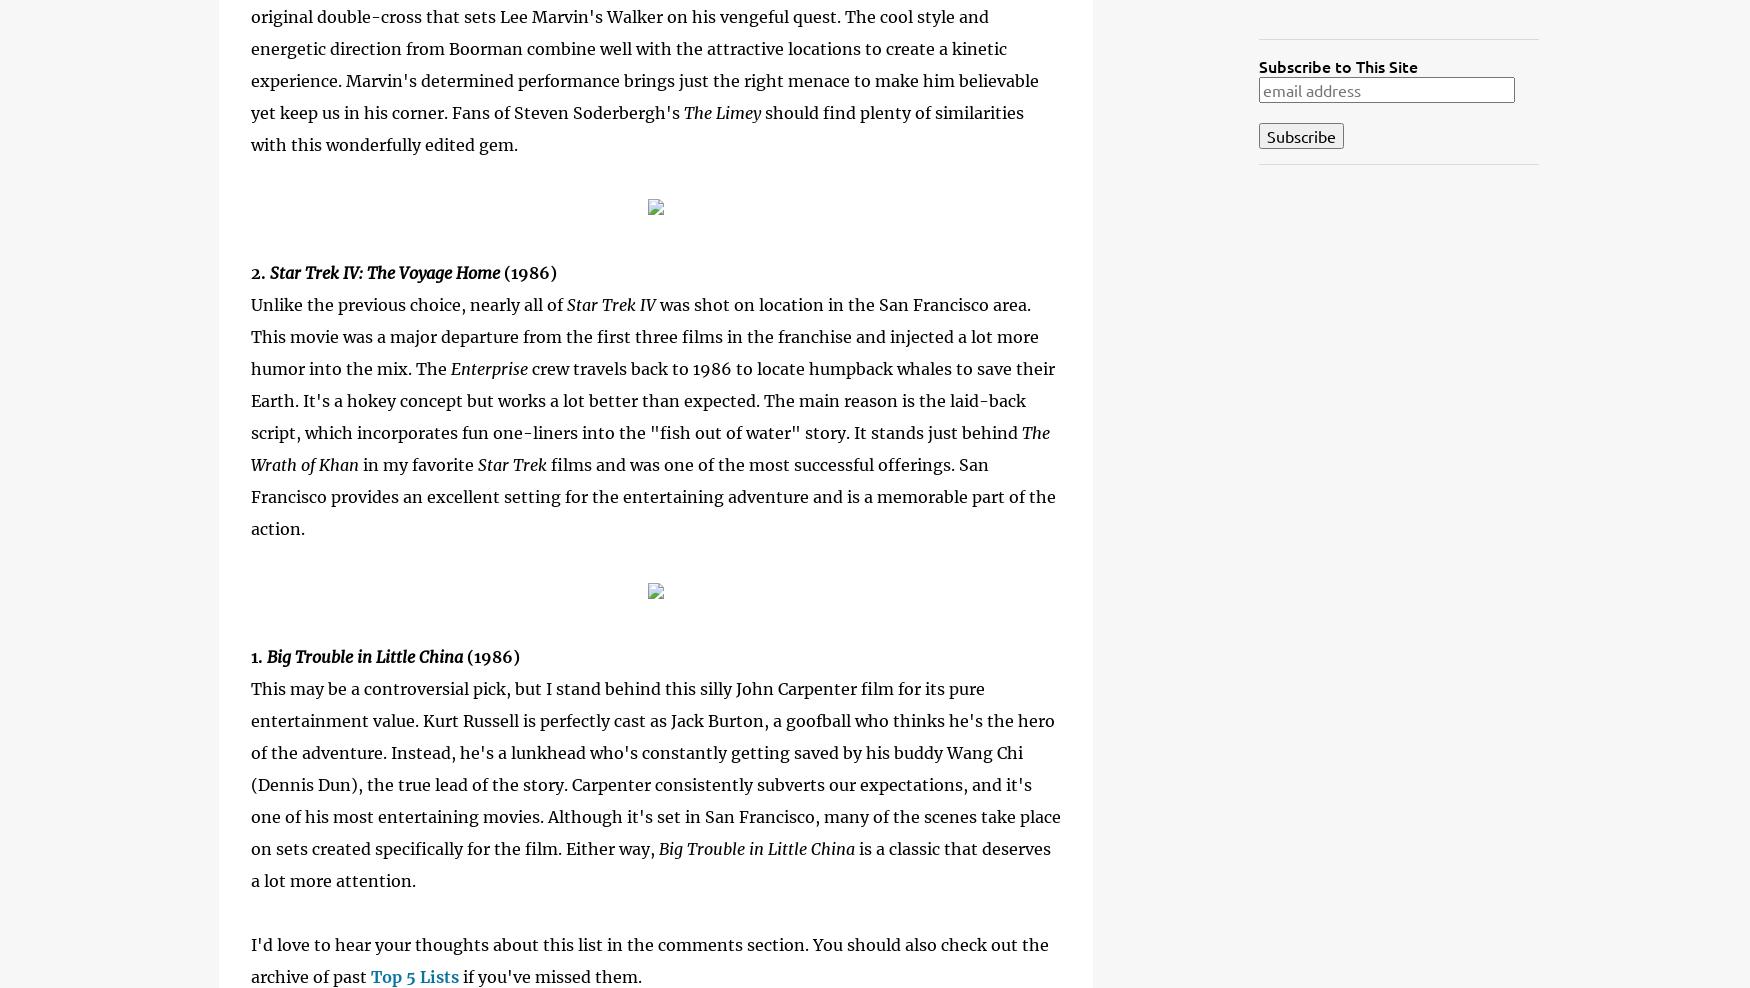 The height and width of the screenshot is (988, 1750). Describe the element at coordinates (250, 400) in the screenshot. I see `'crew travels back to 1986 to locate humpback whales to save their Earth. It's a hokey concept but works a lot better than expected. The main reason is the laid-back script, which incorporates fun one-liners into the "fish out of water" story. It stands just behind'` at that location.